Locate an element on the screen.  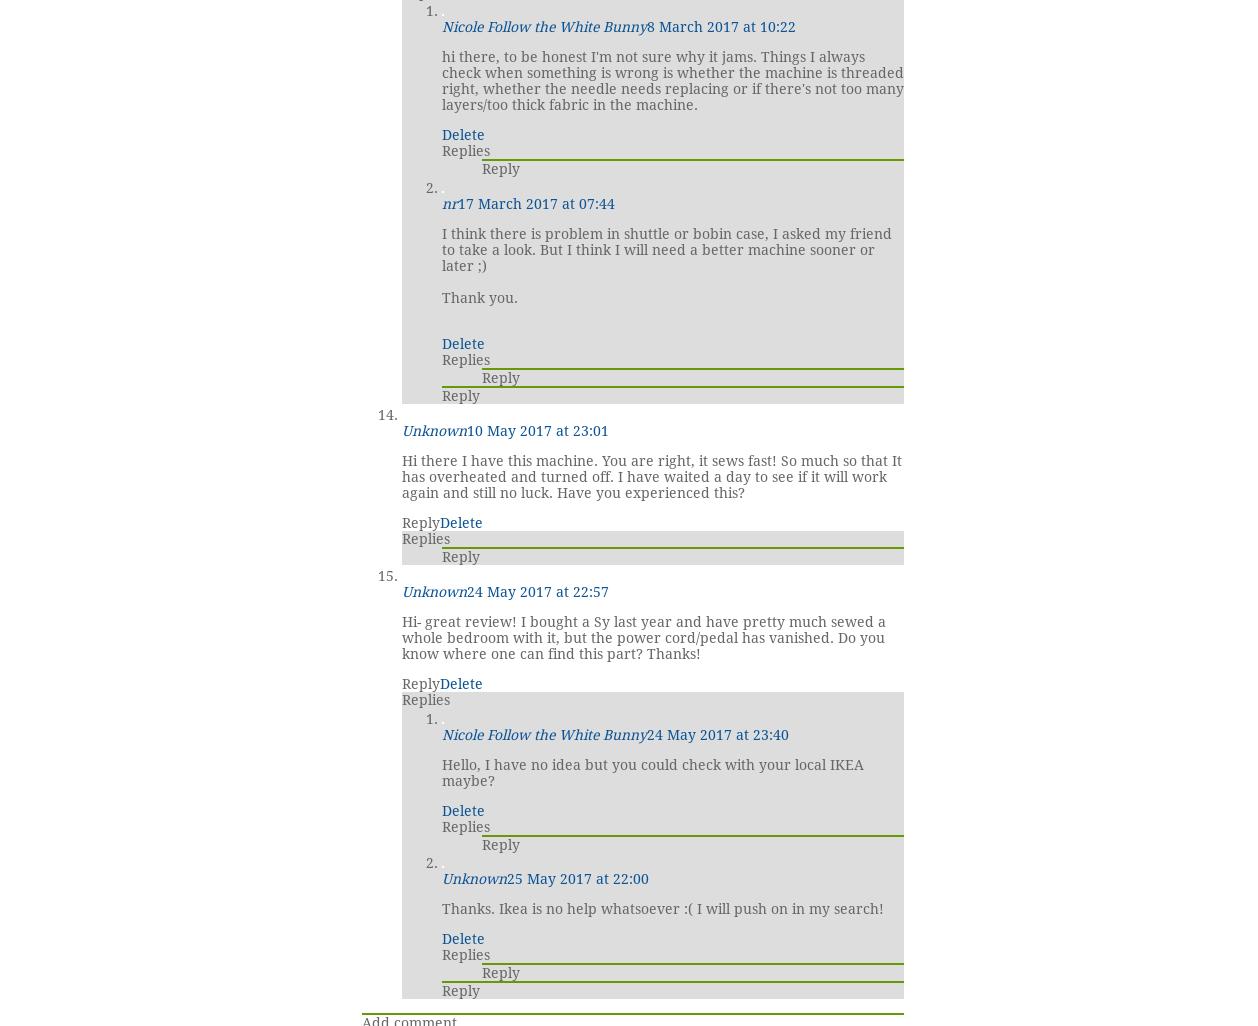
'25 May 2017 at 22:00' is located at coordinates (505, 877).